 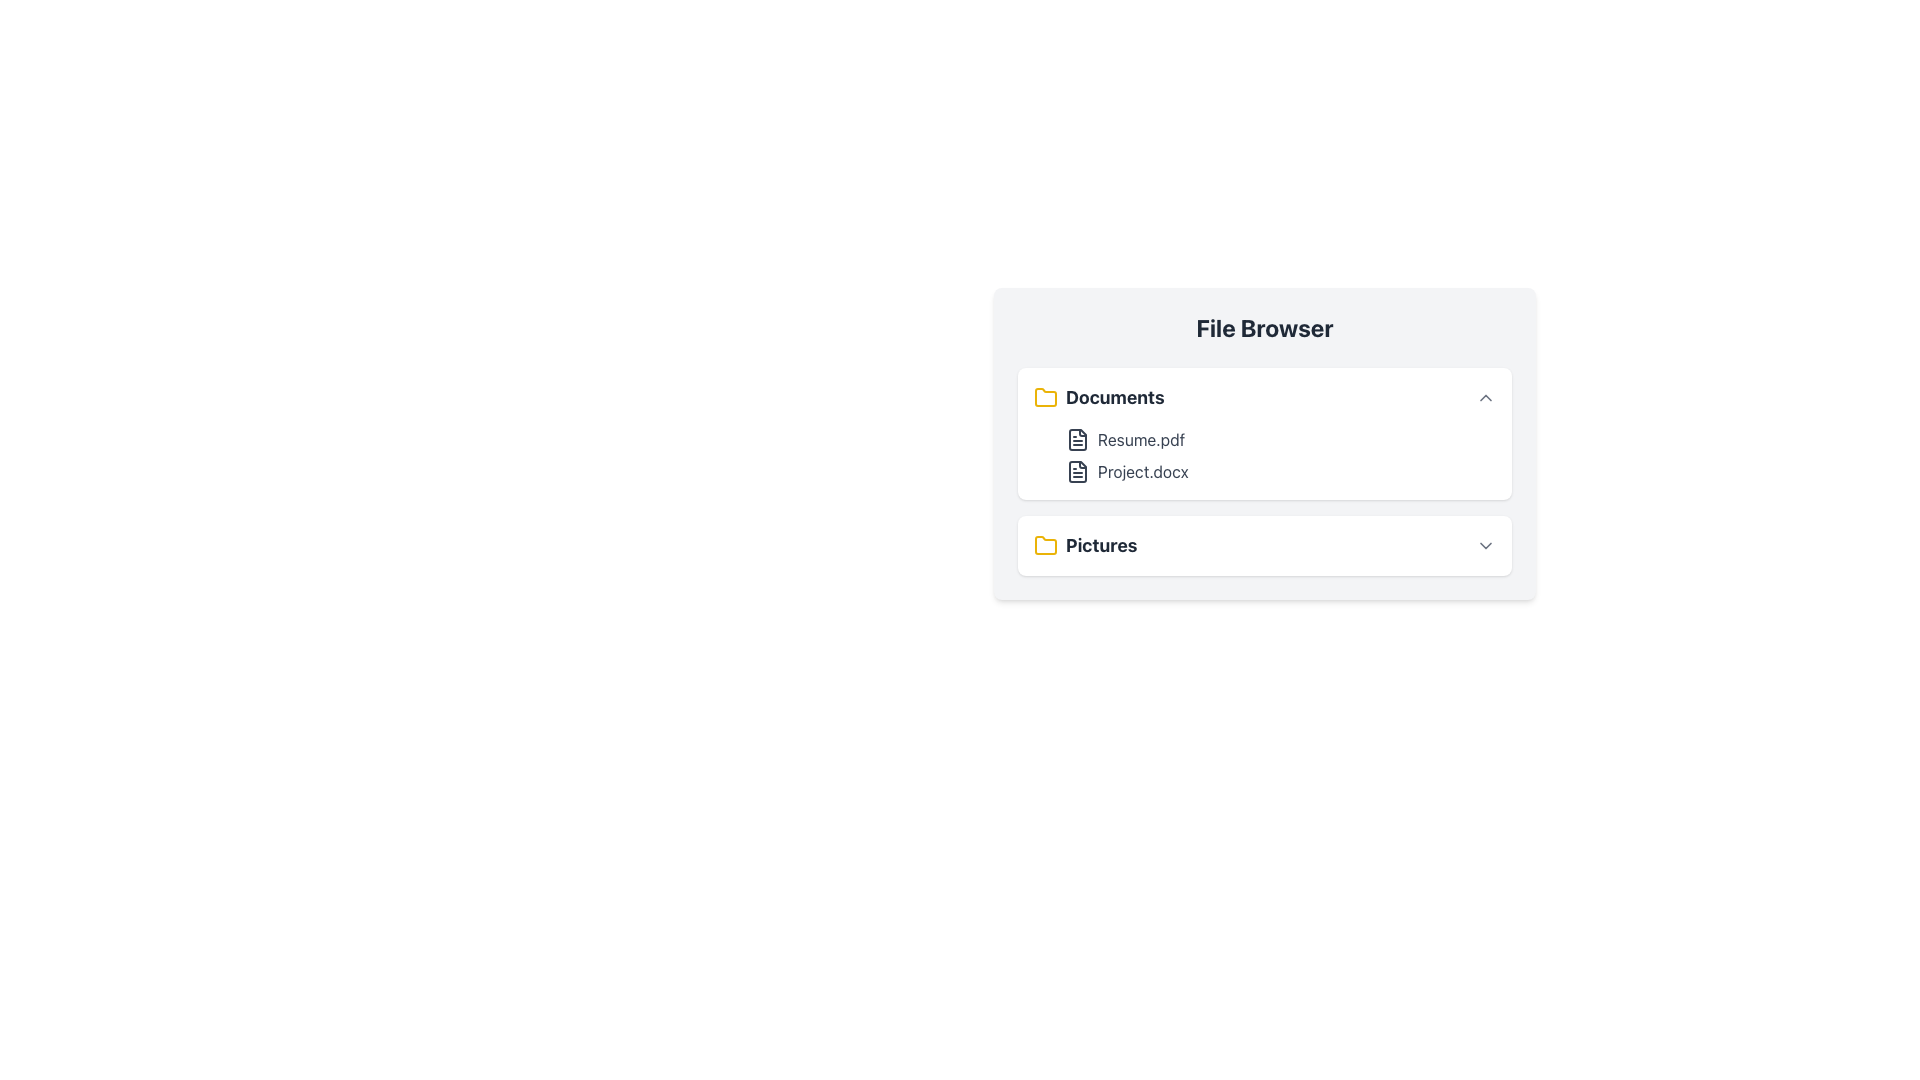 I want to click on the decorative document file icon located in the 'File Browser' section next to the 'Project.docx' text, so click(x=1077, y=438).